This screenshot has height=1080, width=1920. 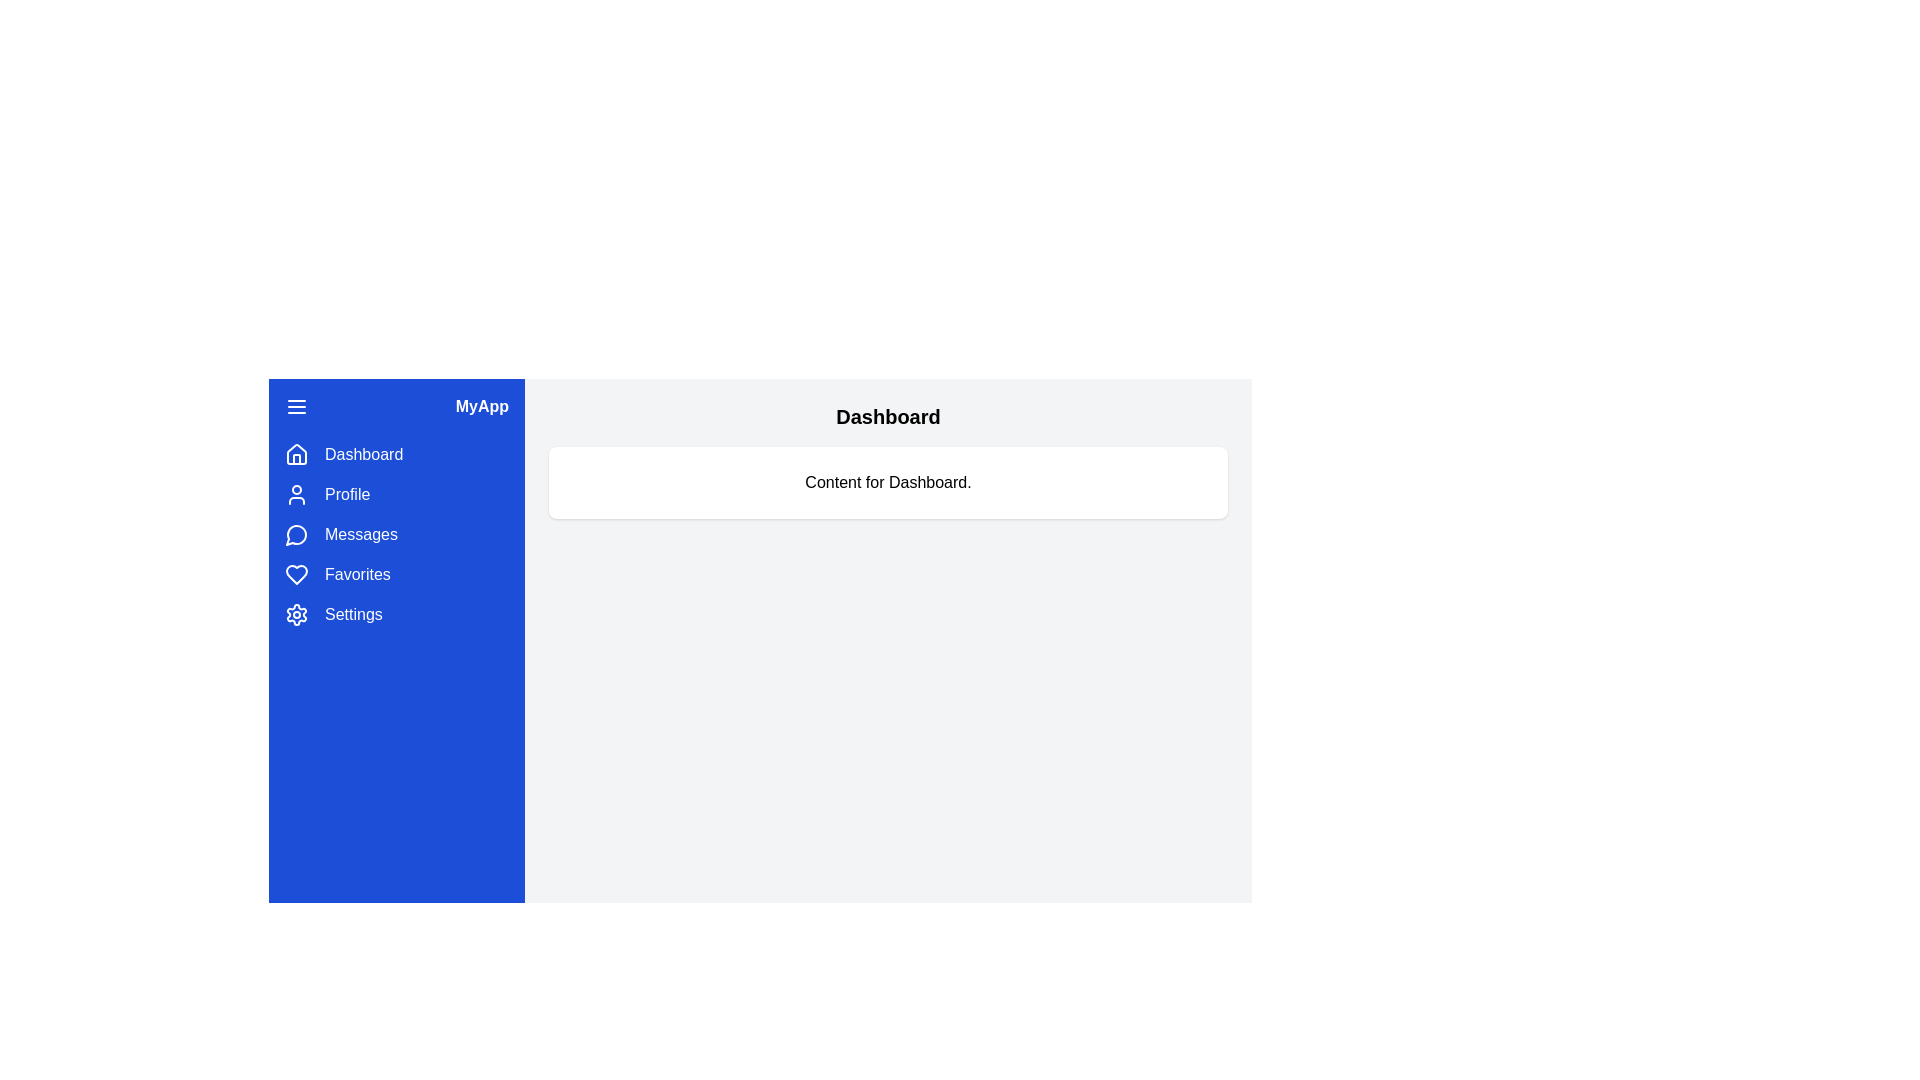 What do you see at coordinates (296, 613) in the screenshot?
I see `the settings icon located at the bottom of the navigation menu, below the 'Favorites' icon` at bounding box center [296, 613].